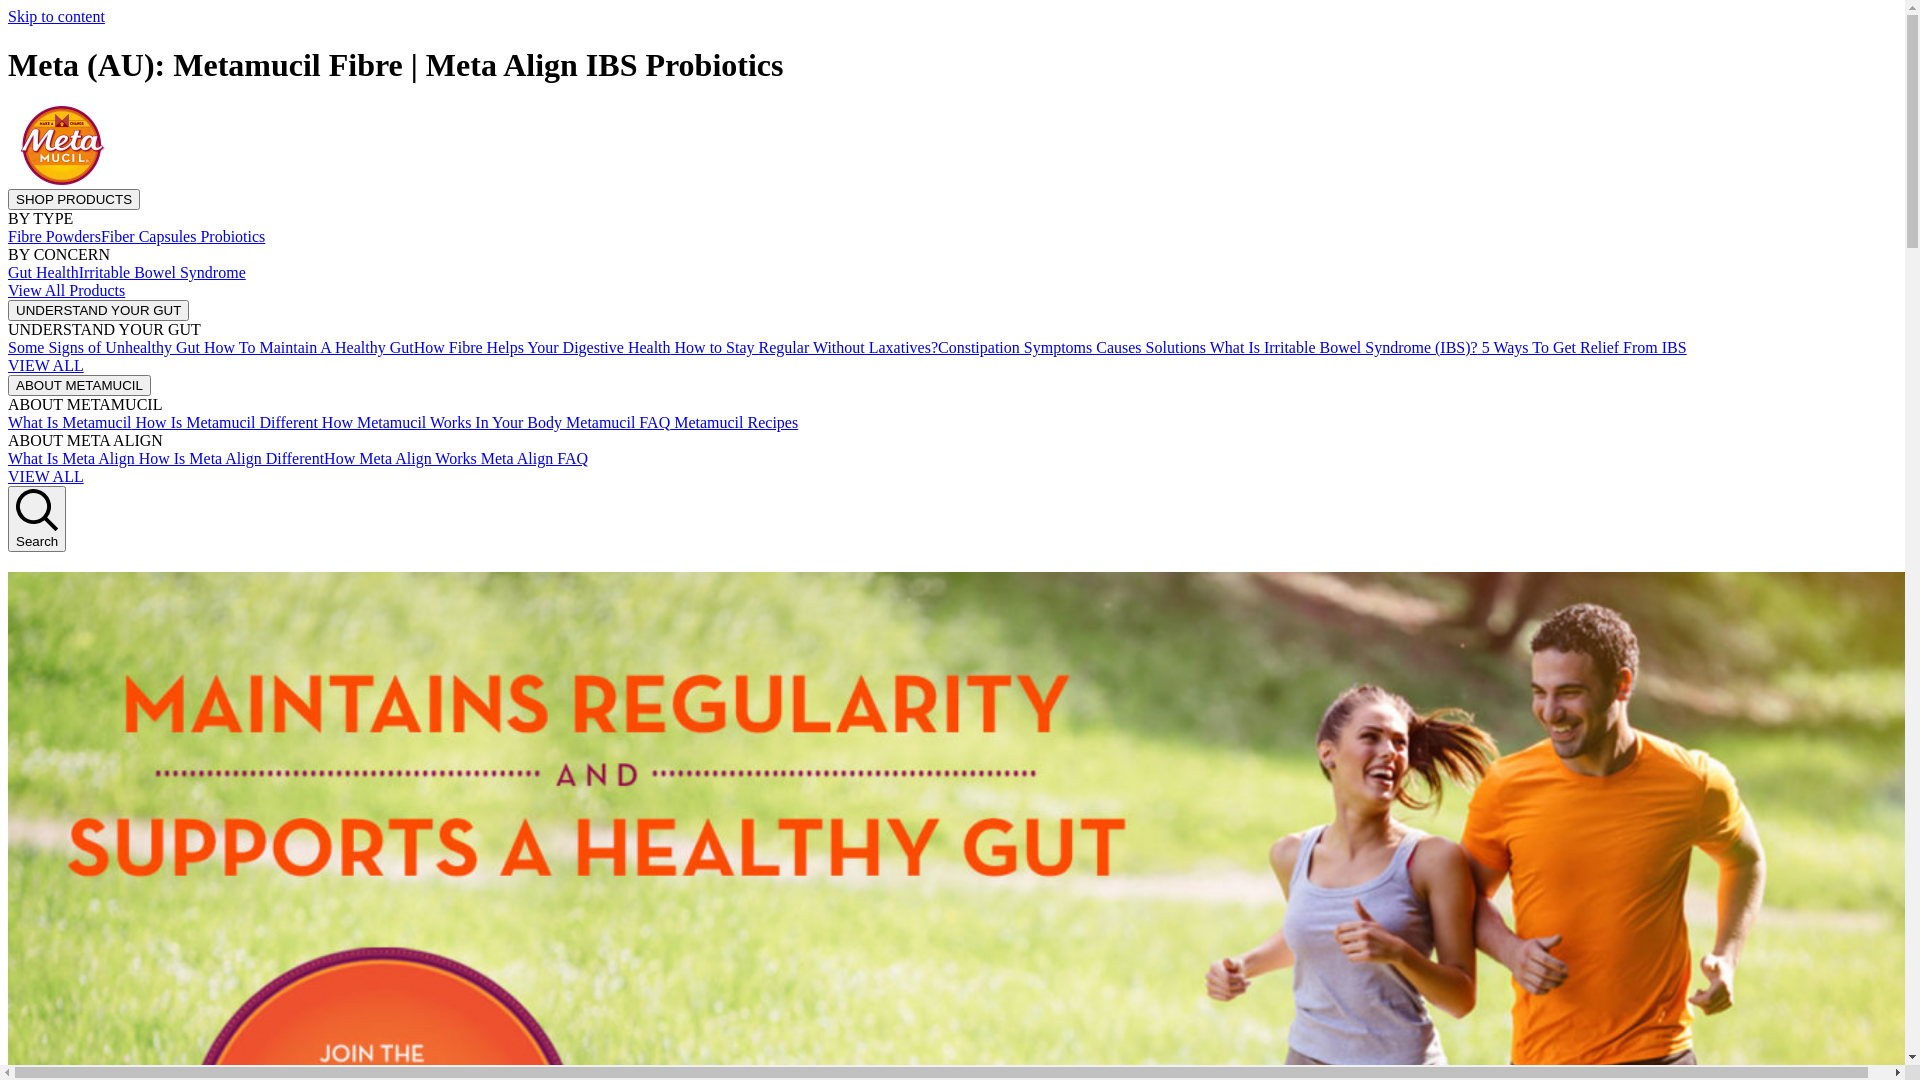 The width and height of the screenshot is (1920, 1080). Describe the element at coordinates (70, 421) in the screenshot. I see `'What Is Metamucil'` at that location.